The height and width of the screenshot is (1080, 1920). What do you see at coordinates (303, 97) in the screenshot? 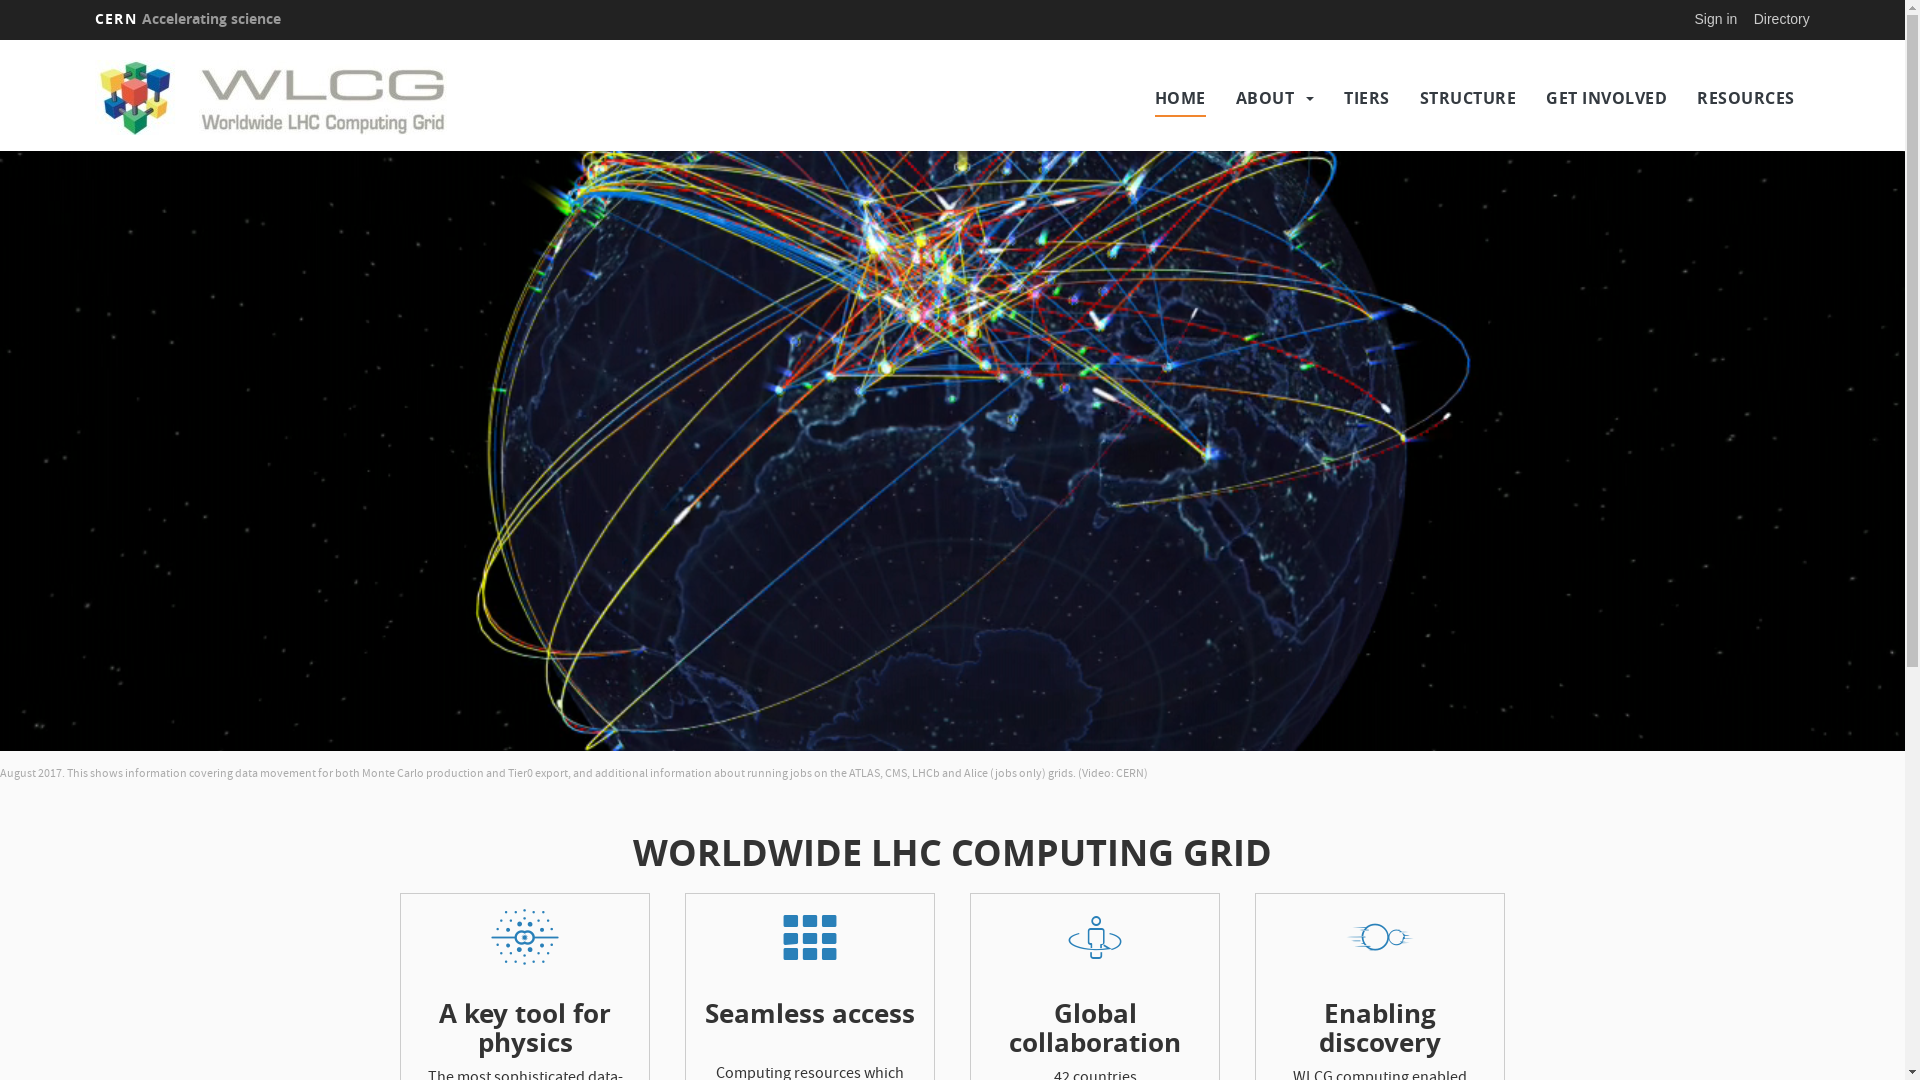
I see `'Home'` at bounding box center [303, 97].